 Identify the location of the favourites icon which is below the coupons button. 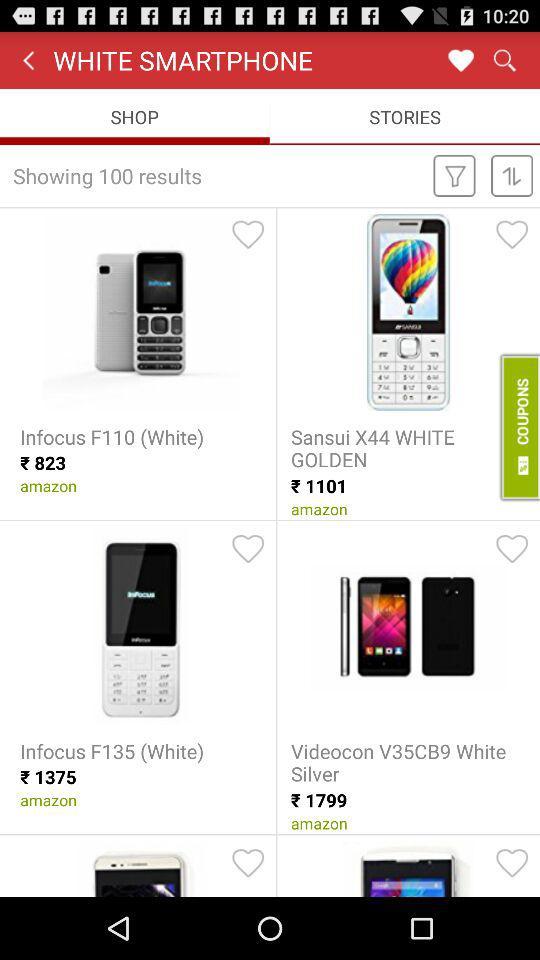
(511, 549).